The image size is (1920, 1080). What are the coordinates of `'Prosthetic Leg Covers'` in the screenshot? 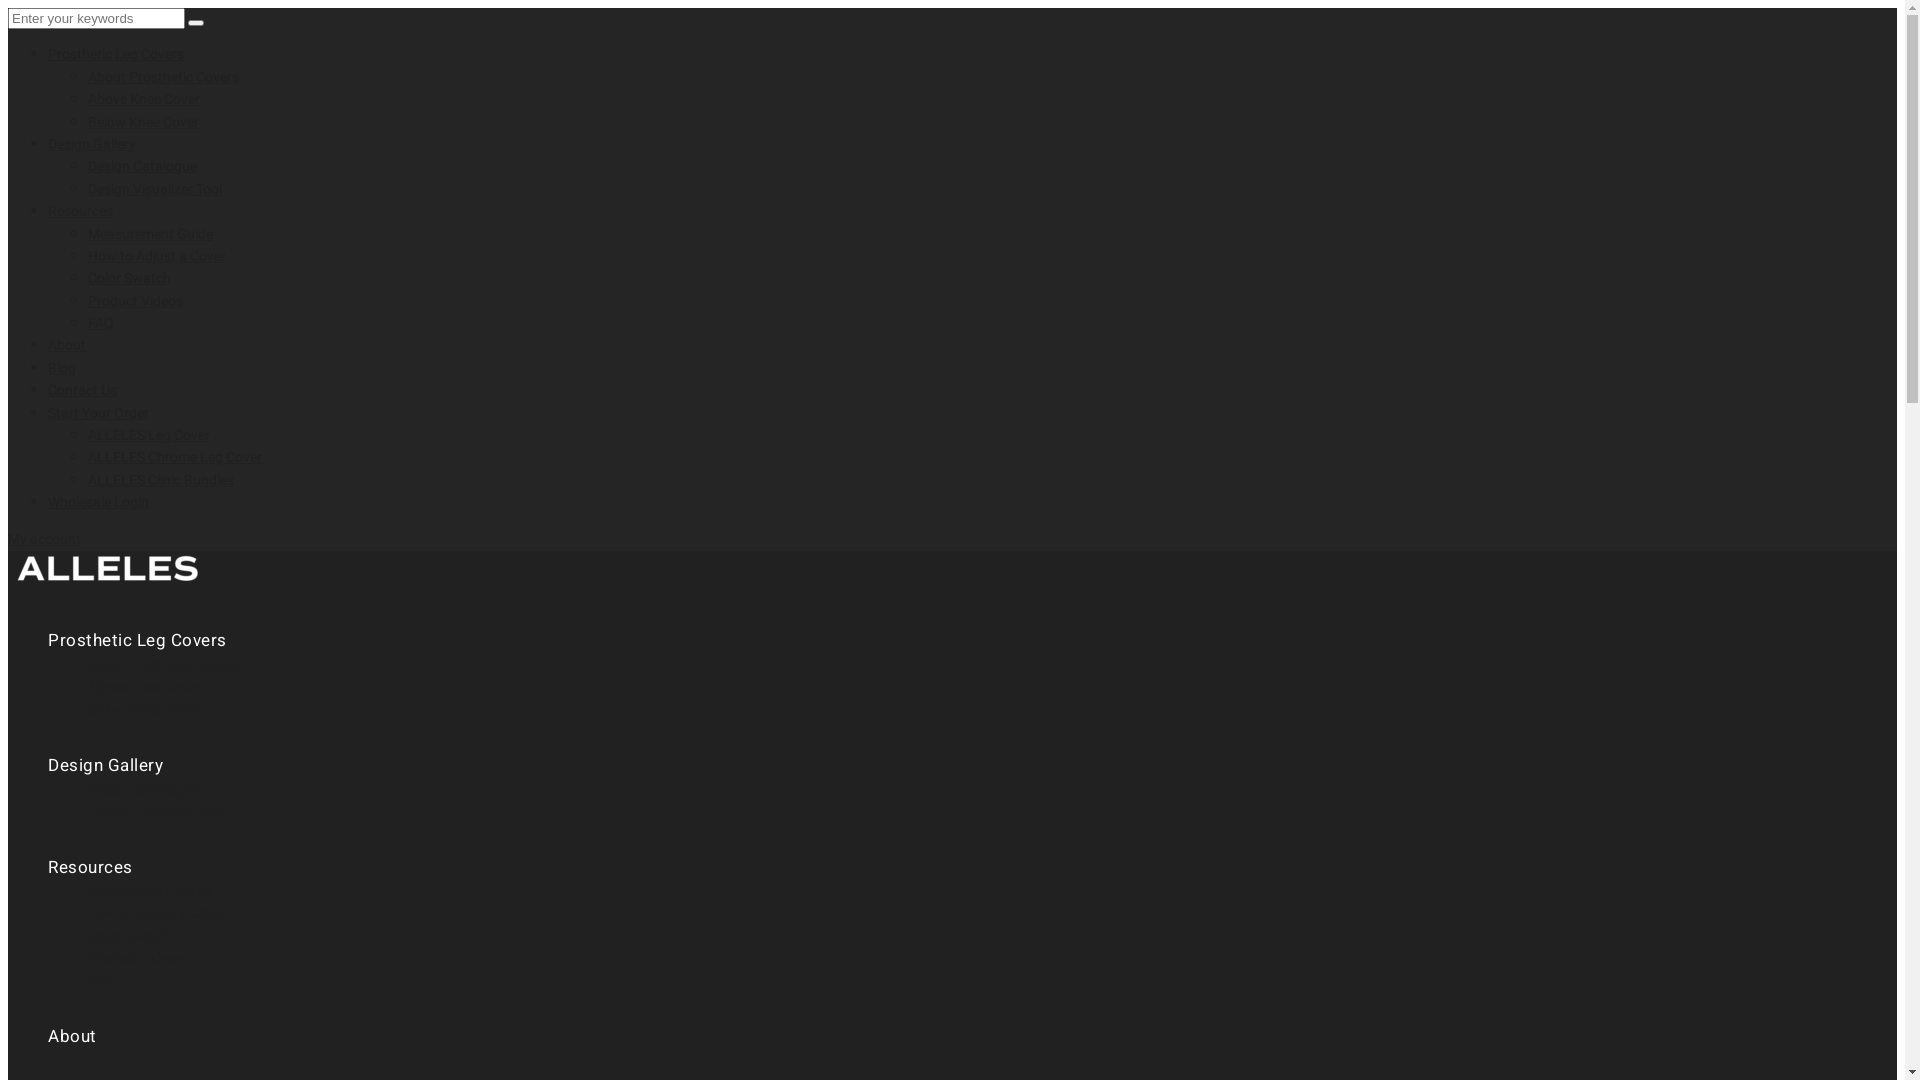 It's located at (114, 53).